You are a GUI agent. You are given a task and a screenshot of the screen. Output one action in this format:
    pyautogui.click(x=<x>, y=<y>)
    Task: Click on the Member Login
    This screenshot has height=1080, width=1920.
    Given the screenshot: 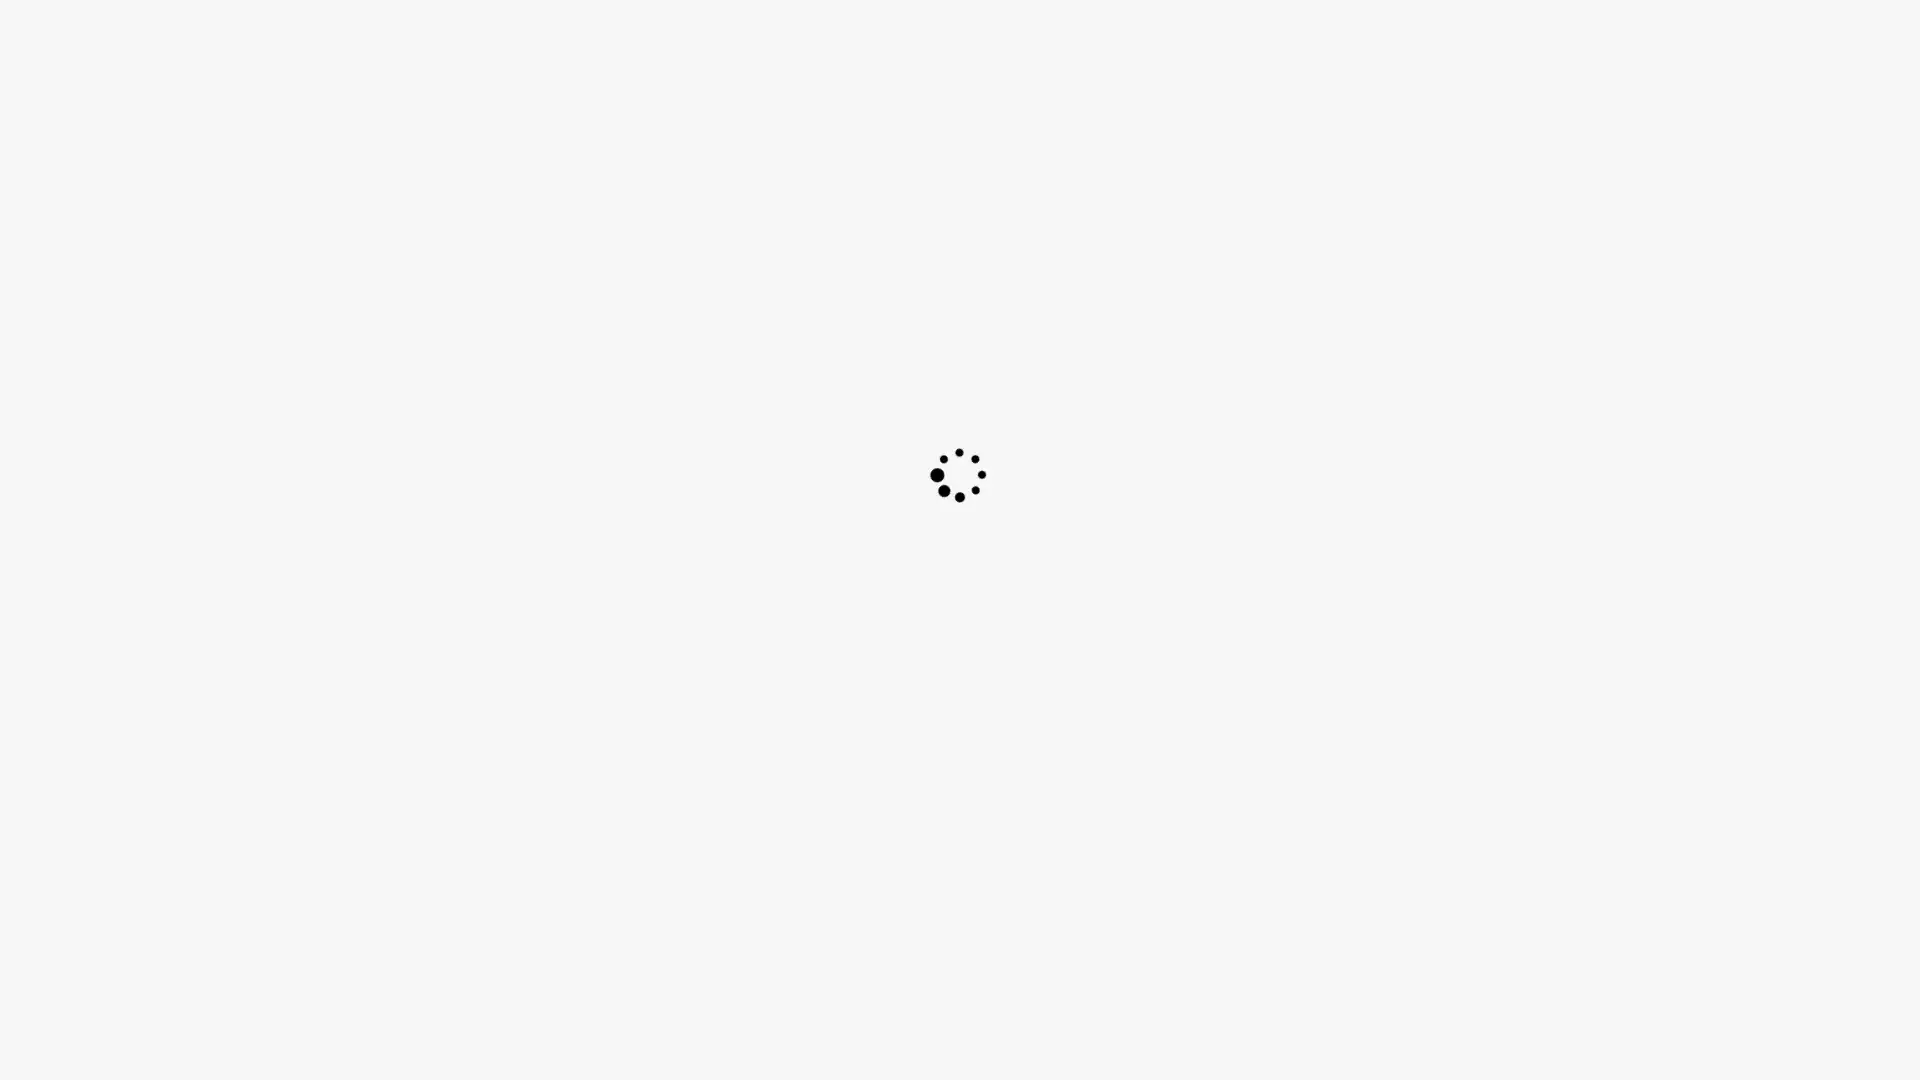 What is the action you would take?
    pyautogui.click(x=1359, y=35)
    